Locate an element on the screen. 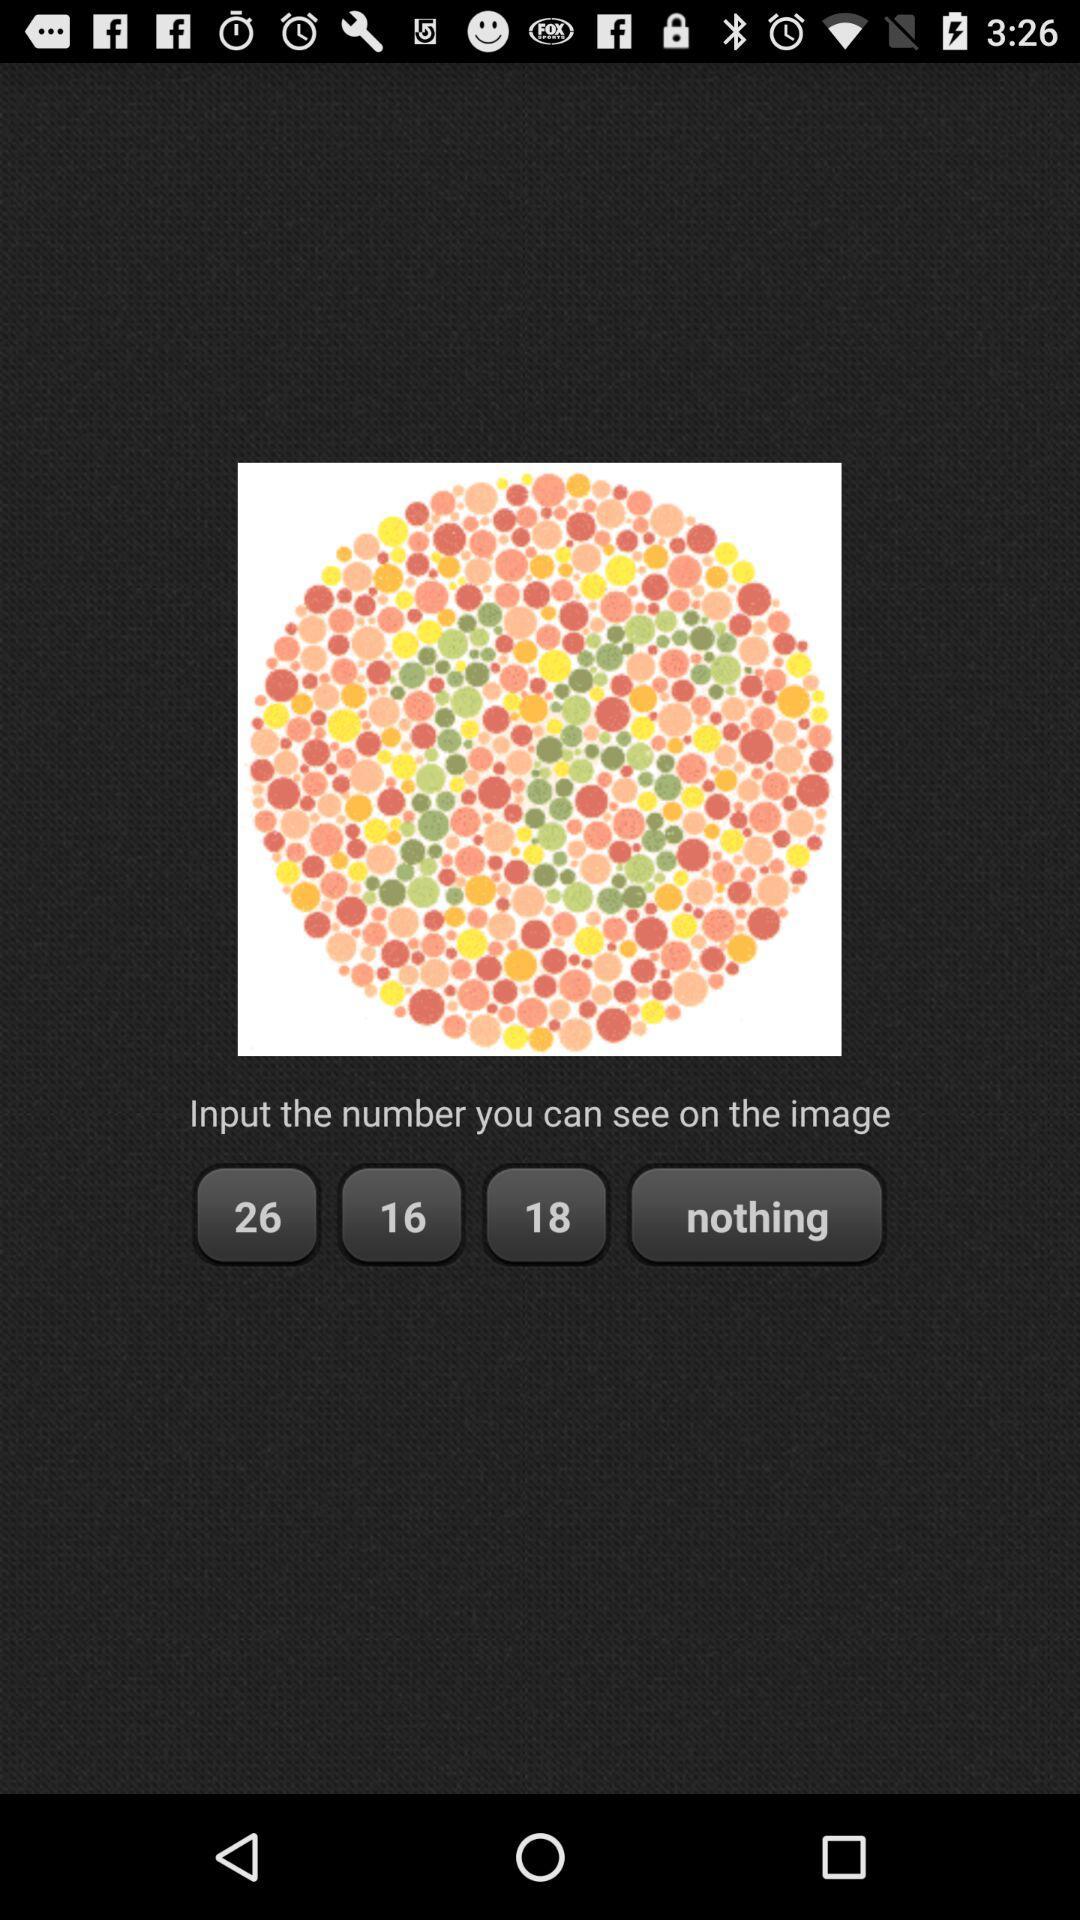 Image resolution: width=1080 pixels, height=1920 pixels. the icon to the left of the 18 item is located at coordinates (401, 1214).